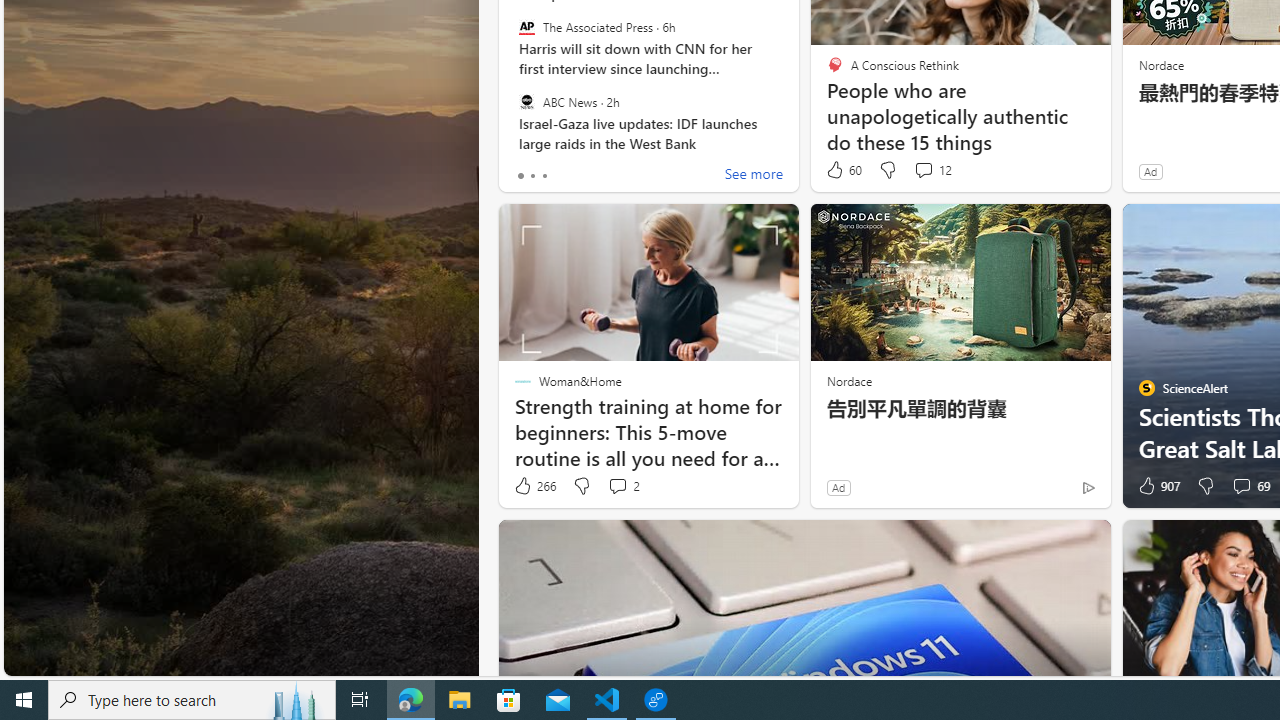 This screenshot has height=720, width=1280. I want to click on '60 Like', so click(843, 169).